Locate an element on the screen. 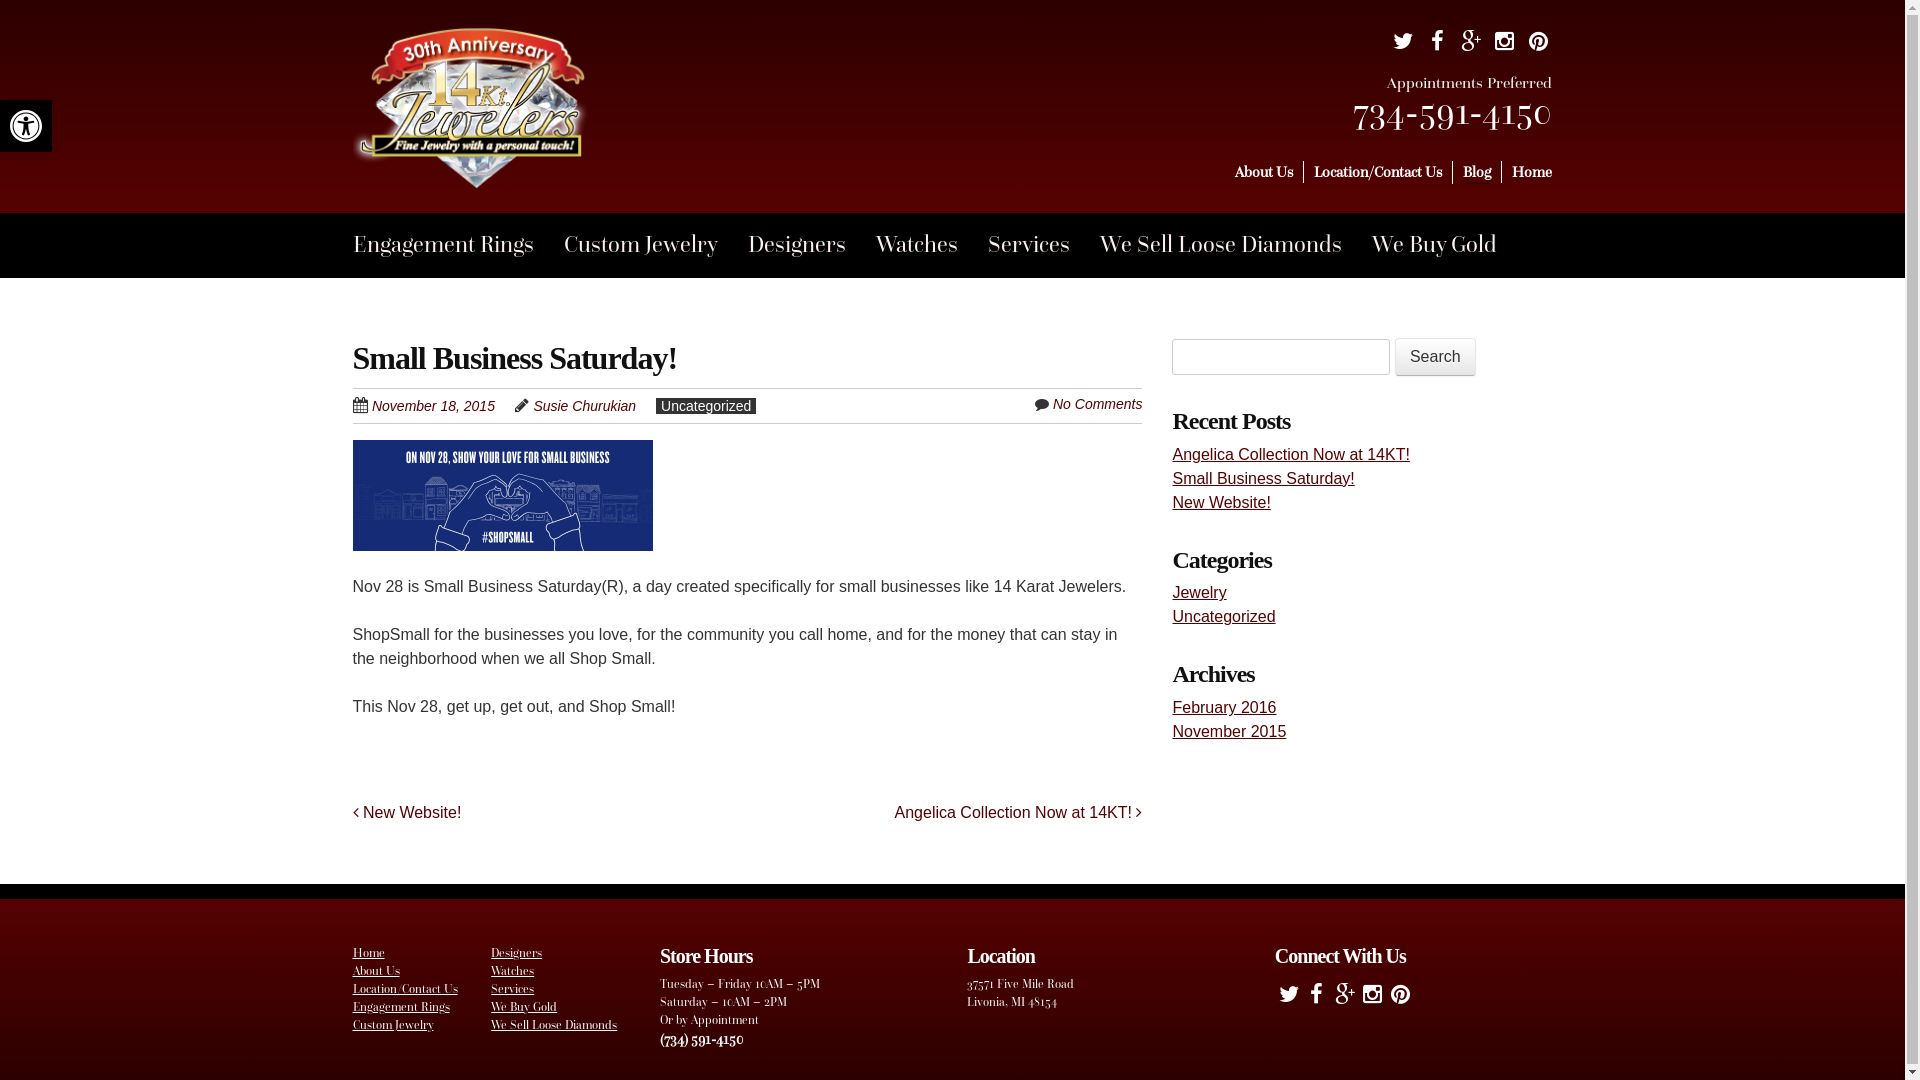 This screenshot has width=1920, height=1080. 'November 2015' is located at coordinates (1227, 731).